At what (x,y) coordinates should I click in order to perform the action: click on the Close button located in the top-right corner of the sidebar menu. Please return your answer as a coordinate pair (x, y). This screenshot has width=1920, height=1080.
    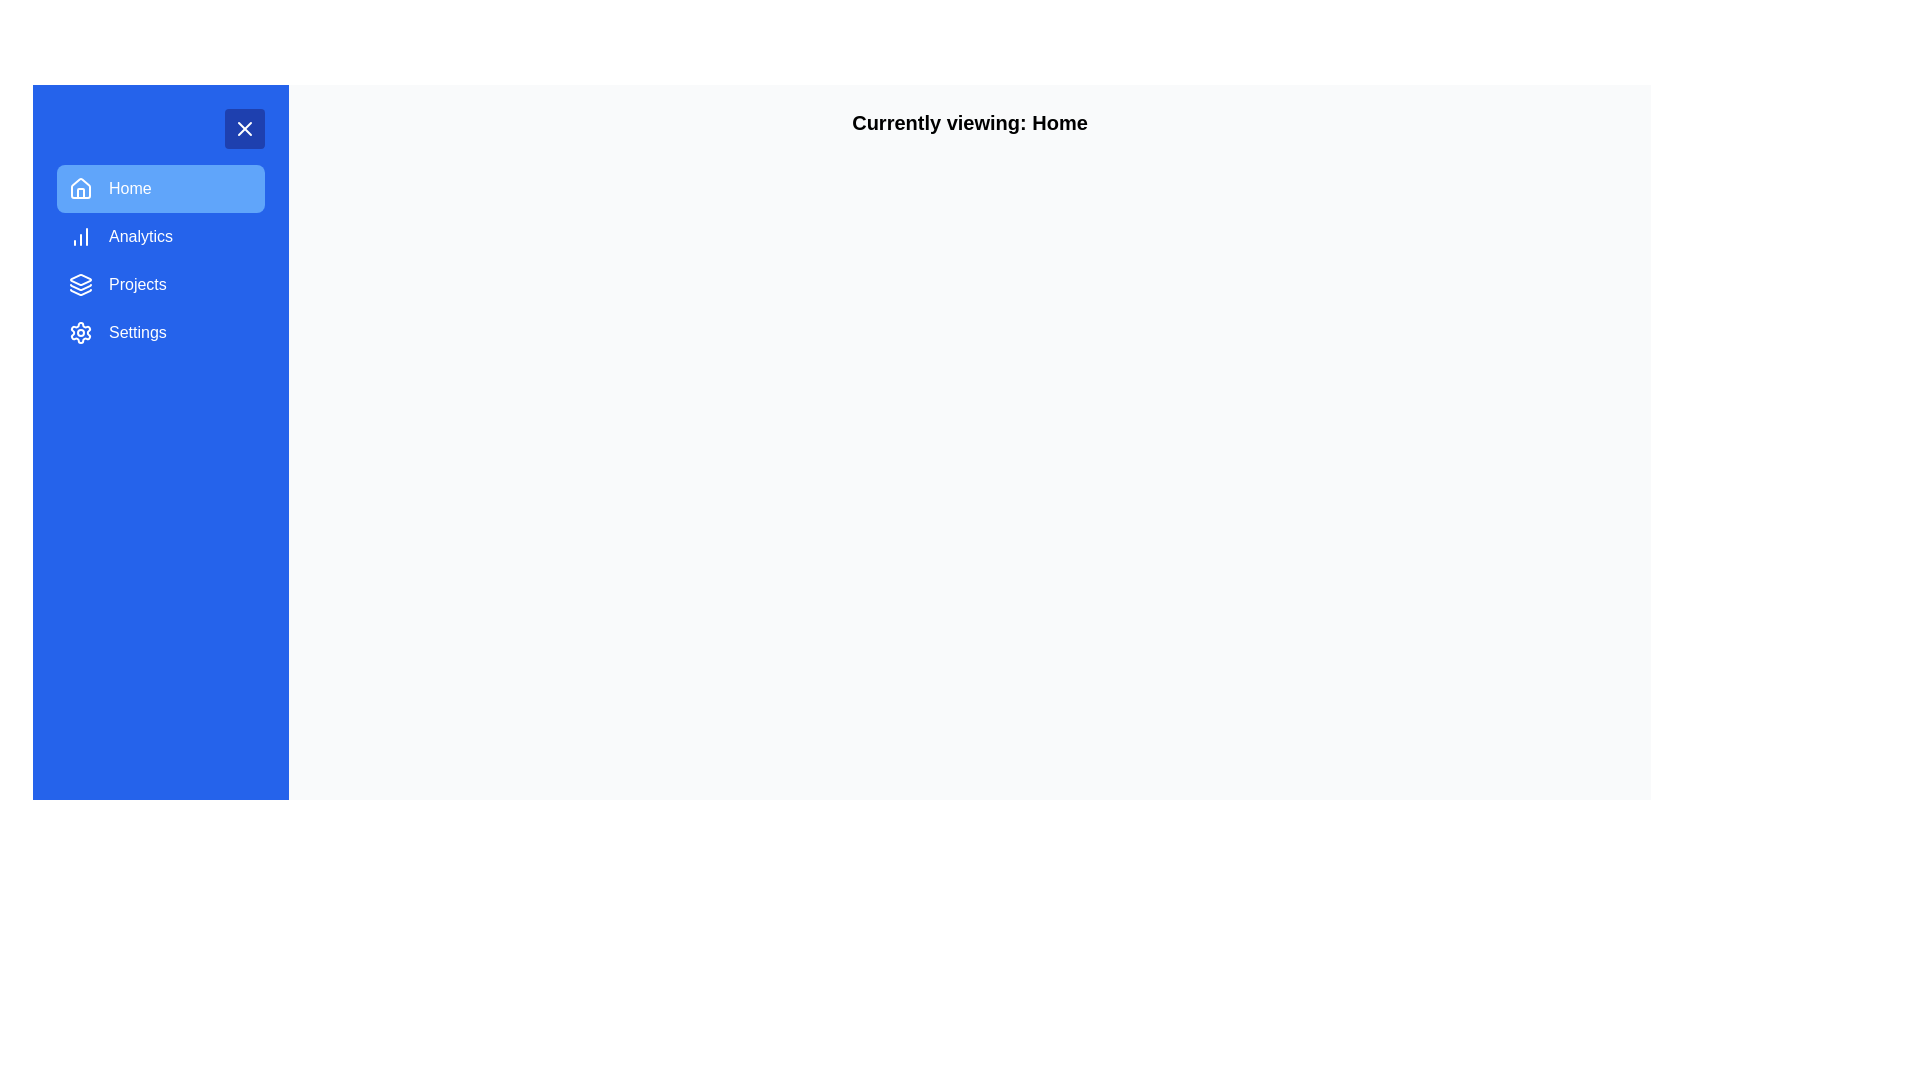
    Looking at the image, I should click on (243, 128).